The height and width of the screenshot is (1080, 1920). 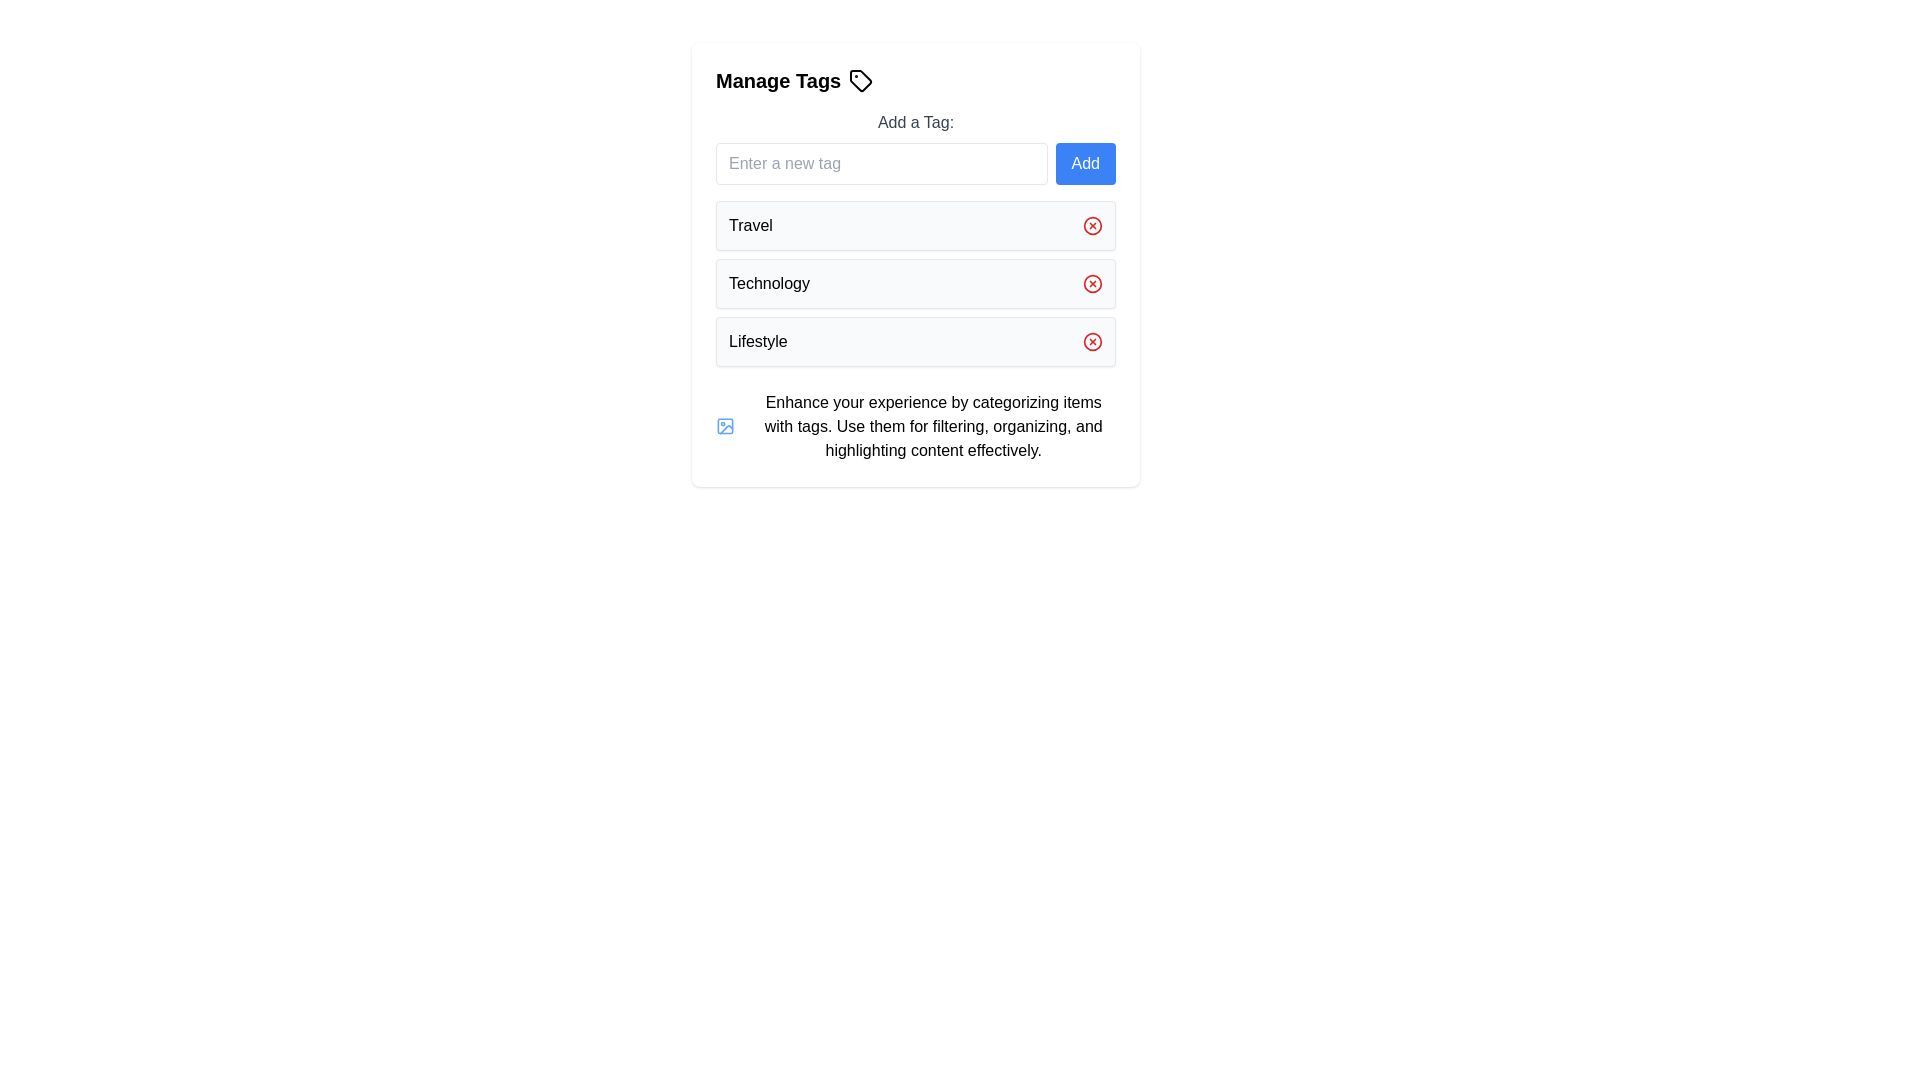 I want to click on the button located in the top-right portion of the 'Manage Tags' section, so click(x=1084, y=163).